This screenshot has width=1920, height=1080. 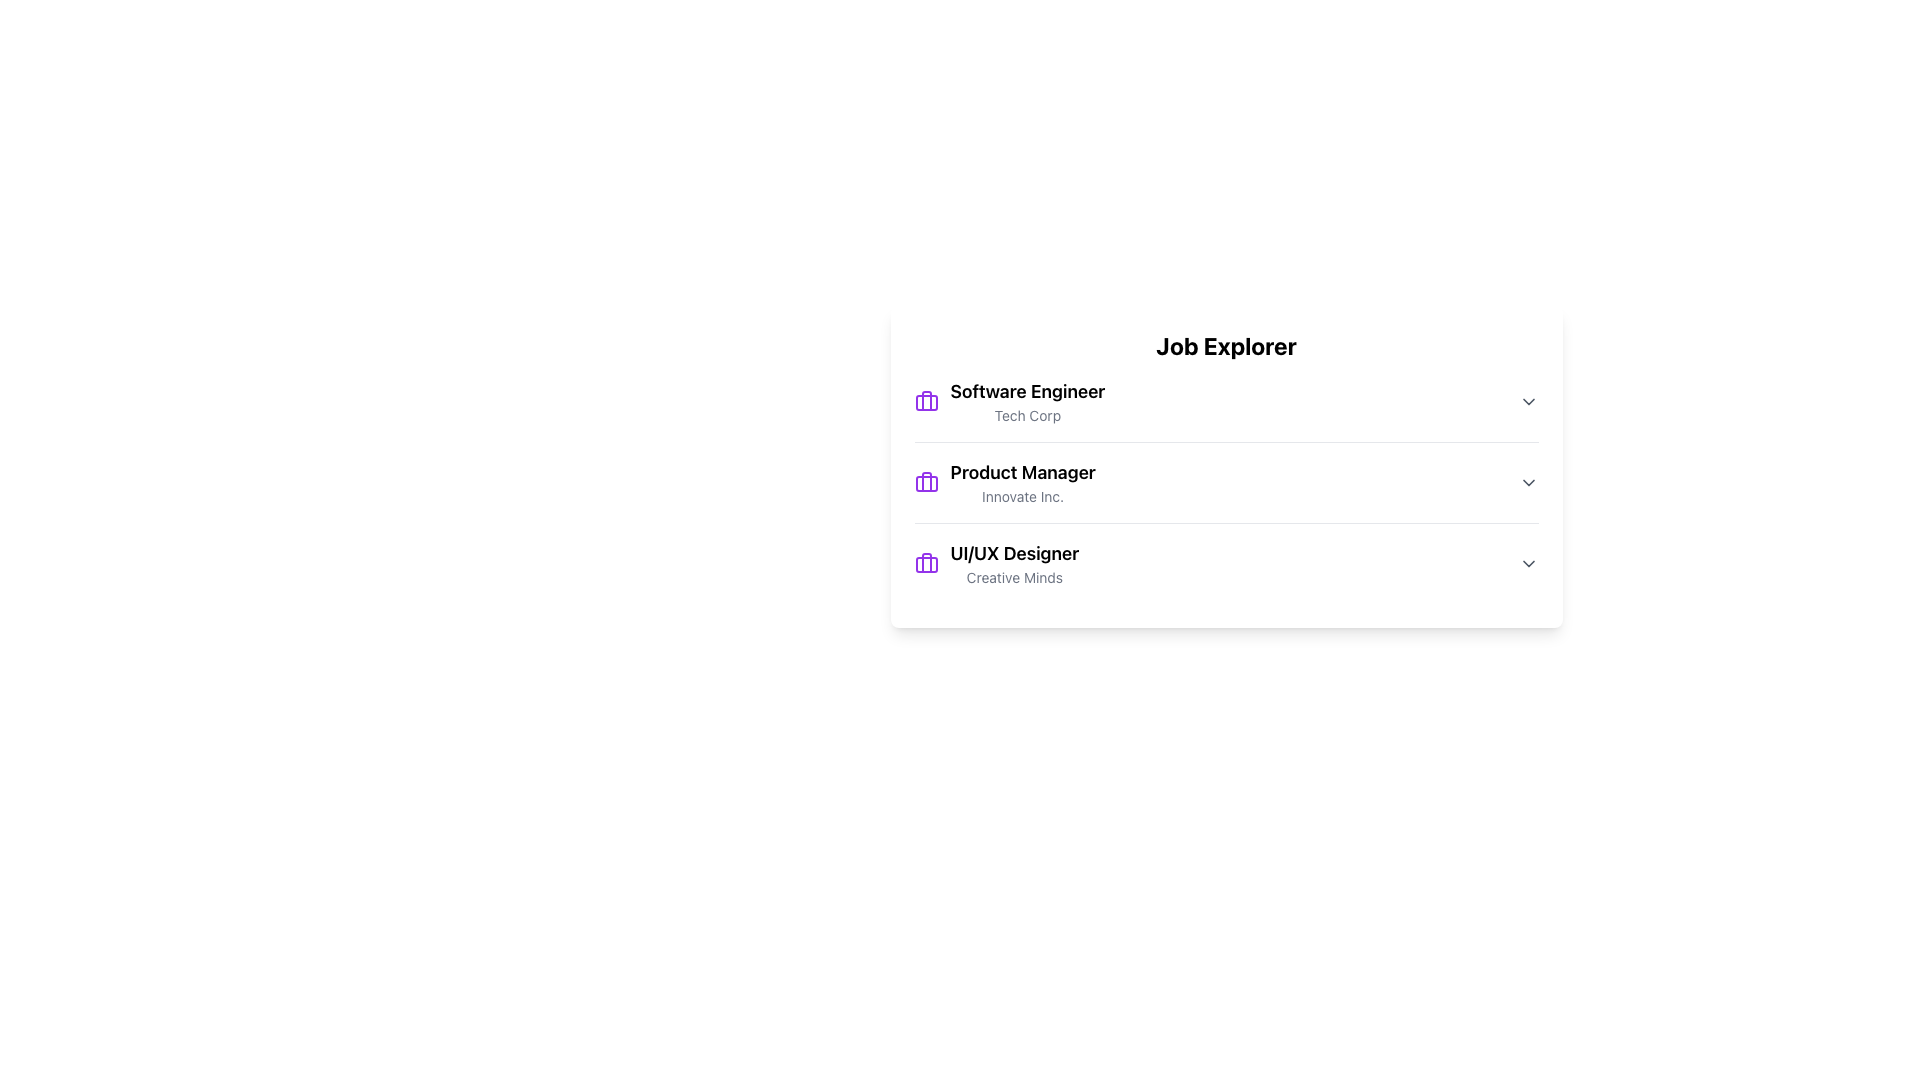 What do you see at coordinates (1009, 401) in the screenshot?
I see `the first list item in the Job Explorer menu that contains the text 'Software Engineer' and the subtitle 'Tech Corp', which is accompanied by a purple briefcase icon` at bounding box center [1009, 401].